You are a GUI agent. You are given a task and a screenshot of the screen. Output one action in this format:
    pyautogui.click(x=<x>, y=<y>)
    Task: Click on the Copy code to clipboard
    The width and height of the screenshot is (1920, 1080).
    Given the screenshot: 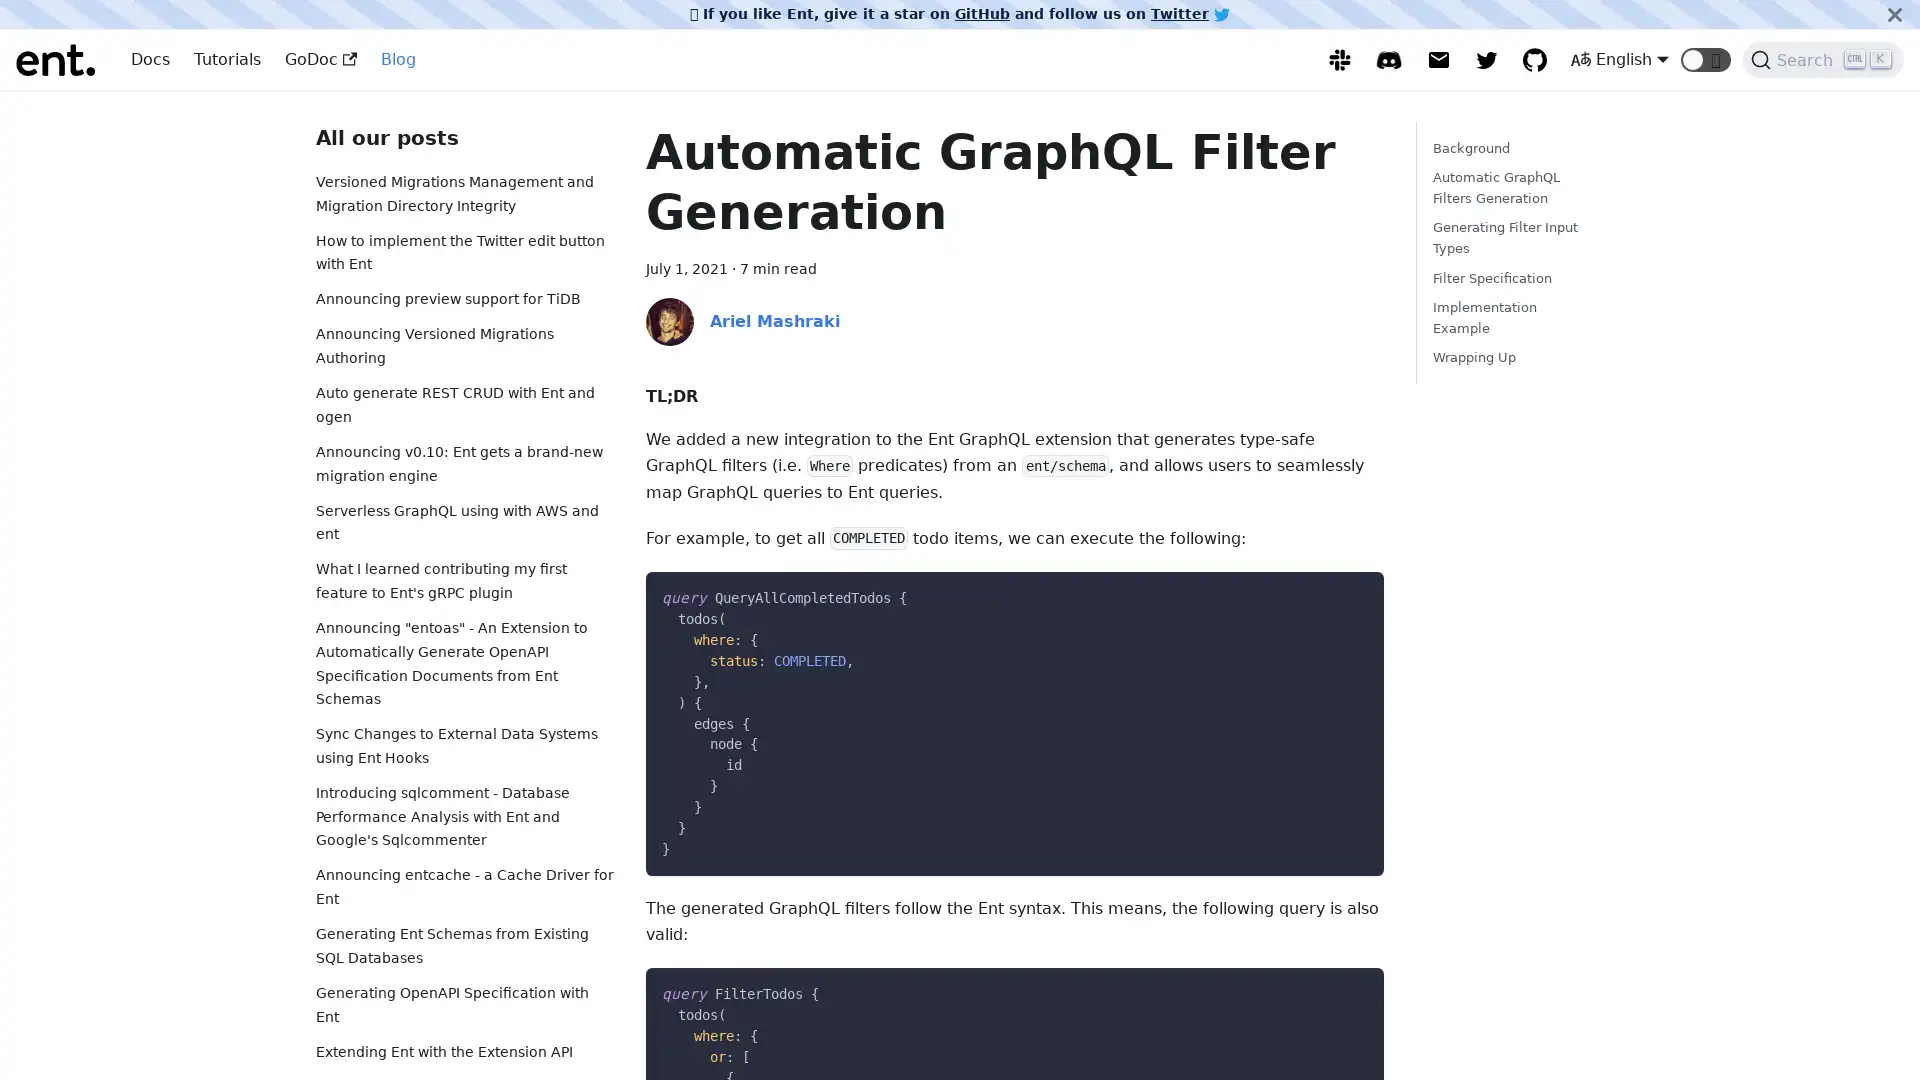 What is the action you would take?
    pyautogui.click(x=1350, y=990)
    